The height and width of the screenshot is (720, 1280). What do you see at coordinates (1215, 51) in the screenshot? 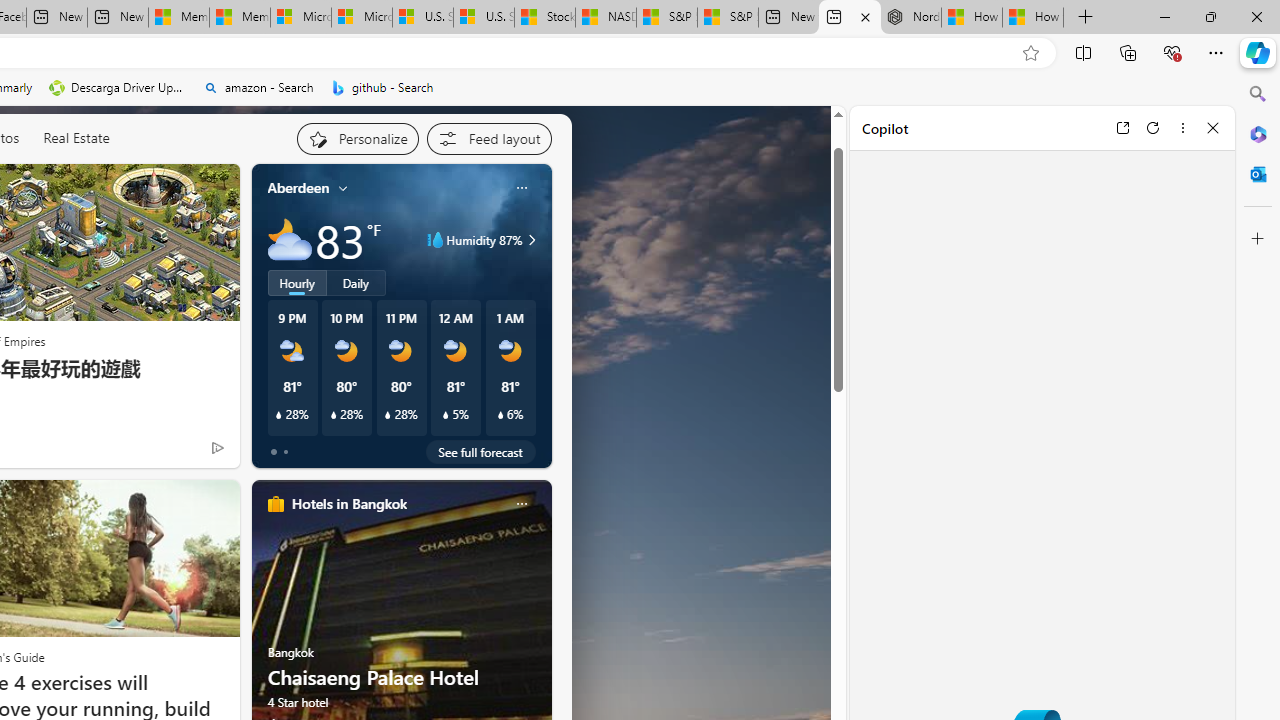
I see `'Settings and more (Alt+F)'` at bounding box center [1215, 51].